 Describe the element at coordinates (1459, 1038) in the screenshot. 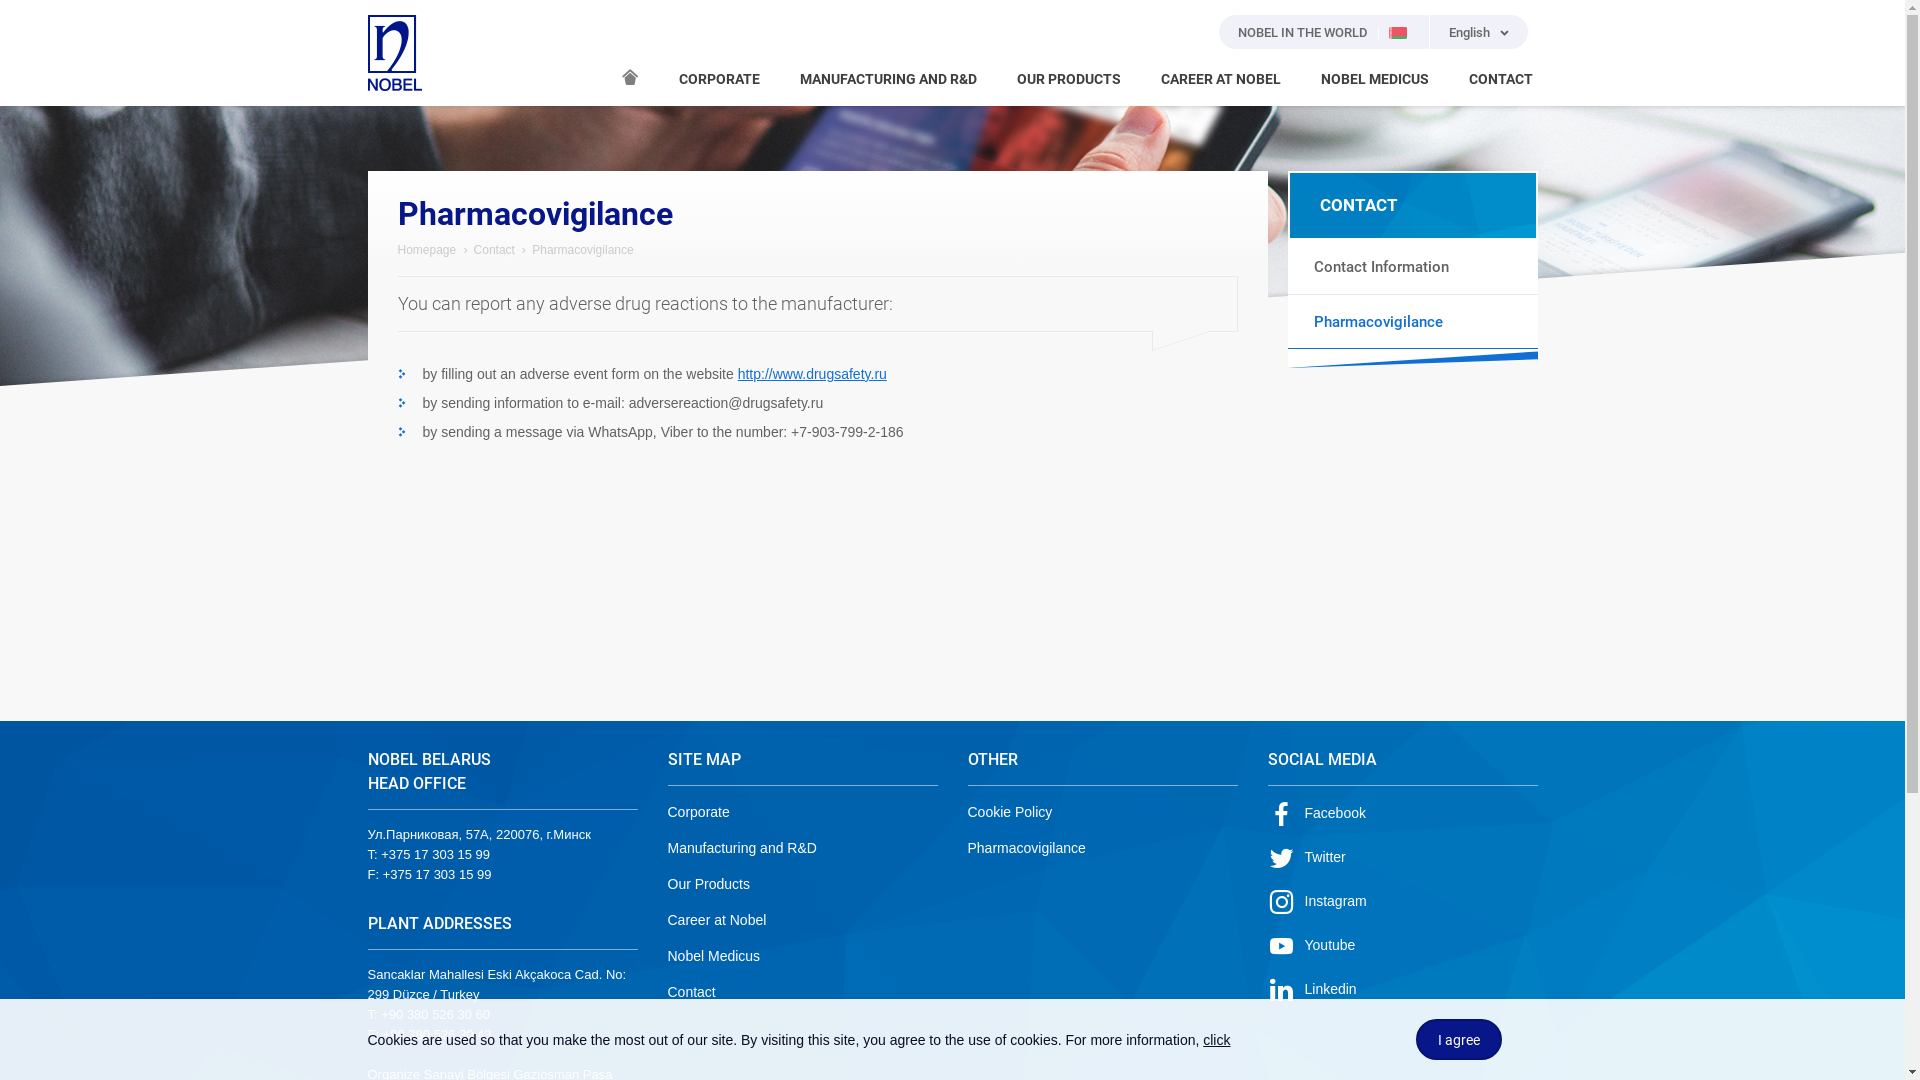

I see `'I agree'` at that location.